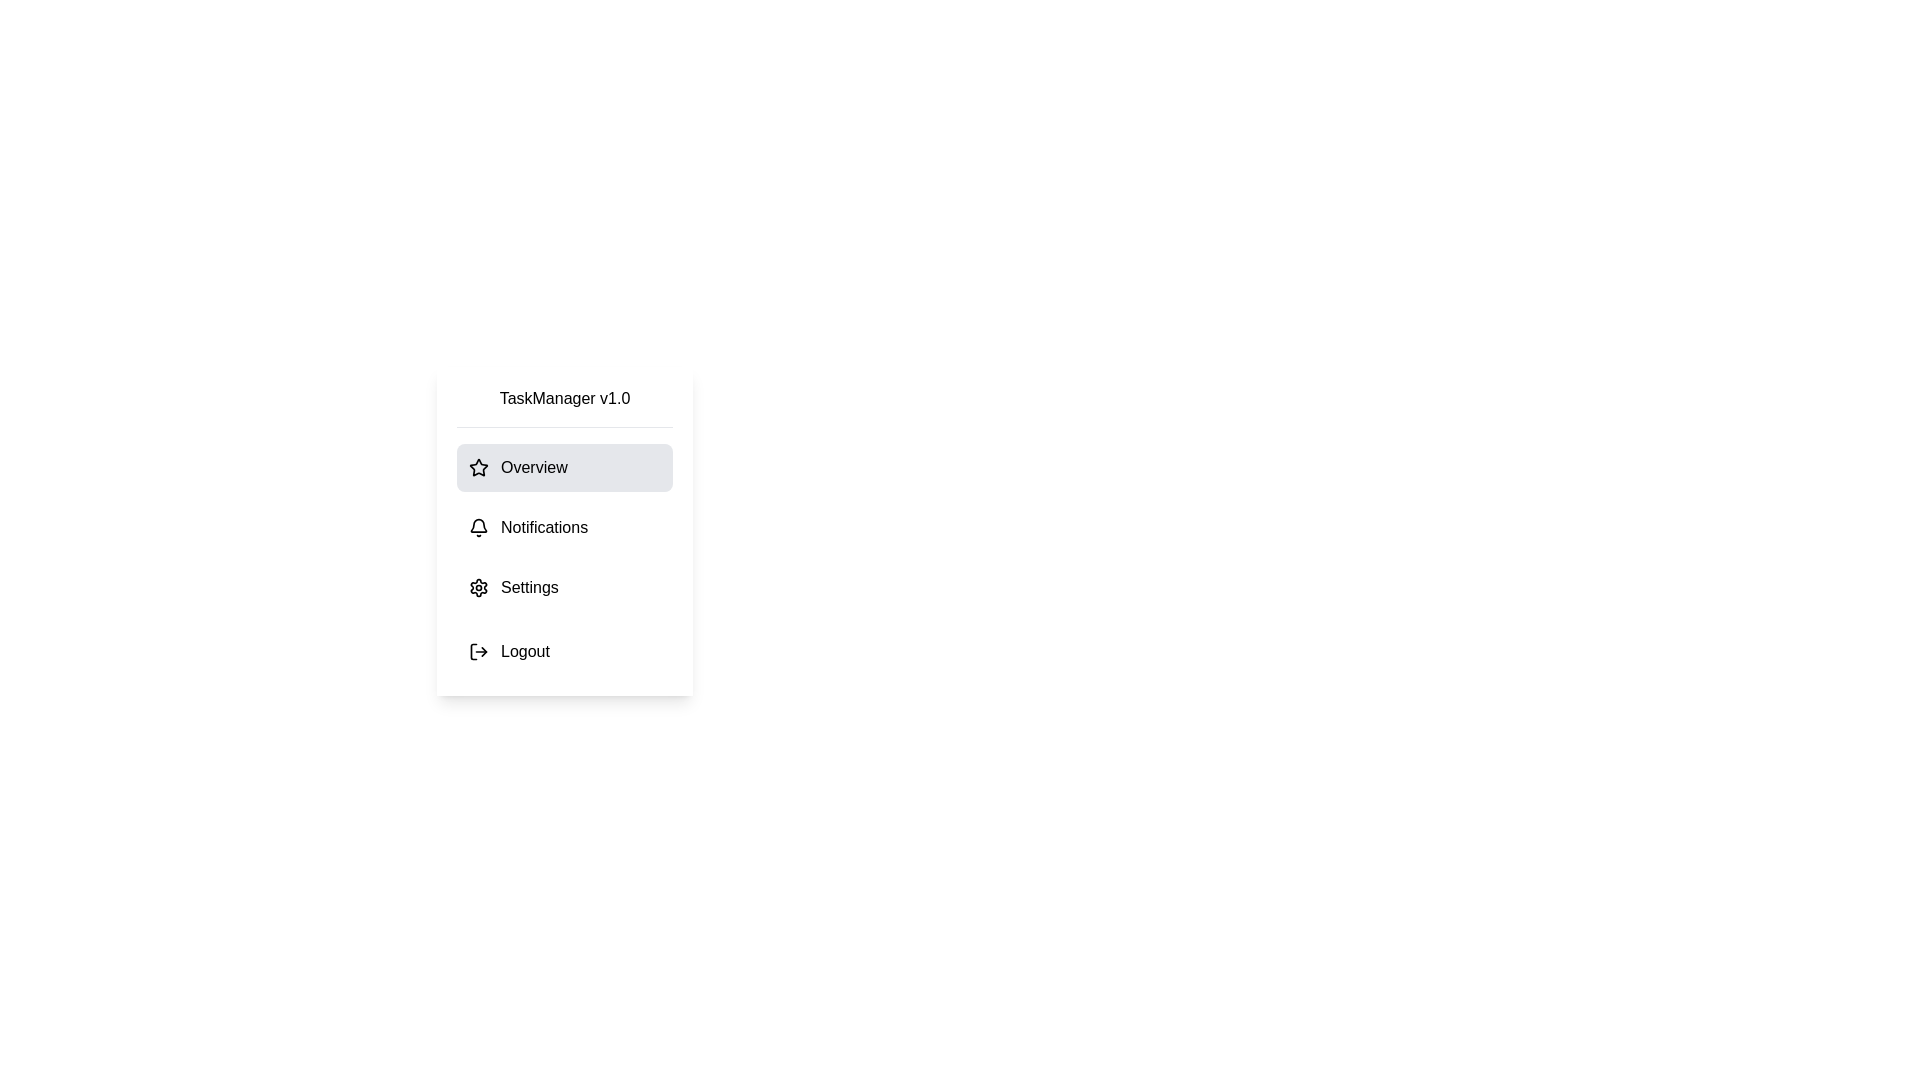 The height and width of the screenshot is (1080, 1920). What do you see at coordinates (478, 527) in the screenshot?
I see `the bell-shaped notification icon located to the left of the 'Notifications' text label by moving the cursor to its center point` at bounding box center [478, 527].